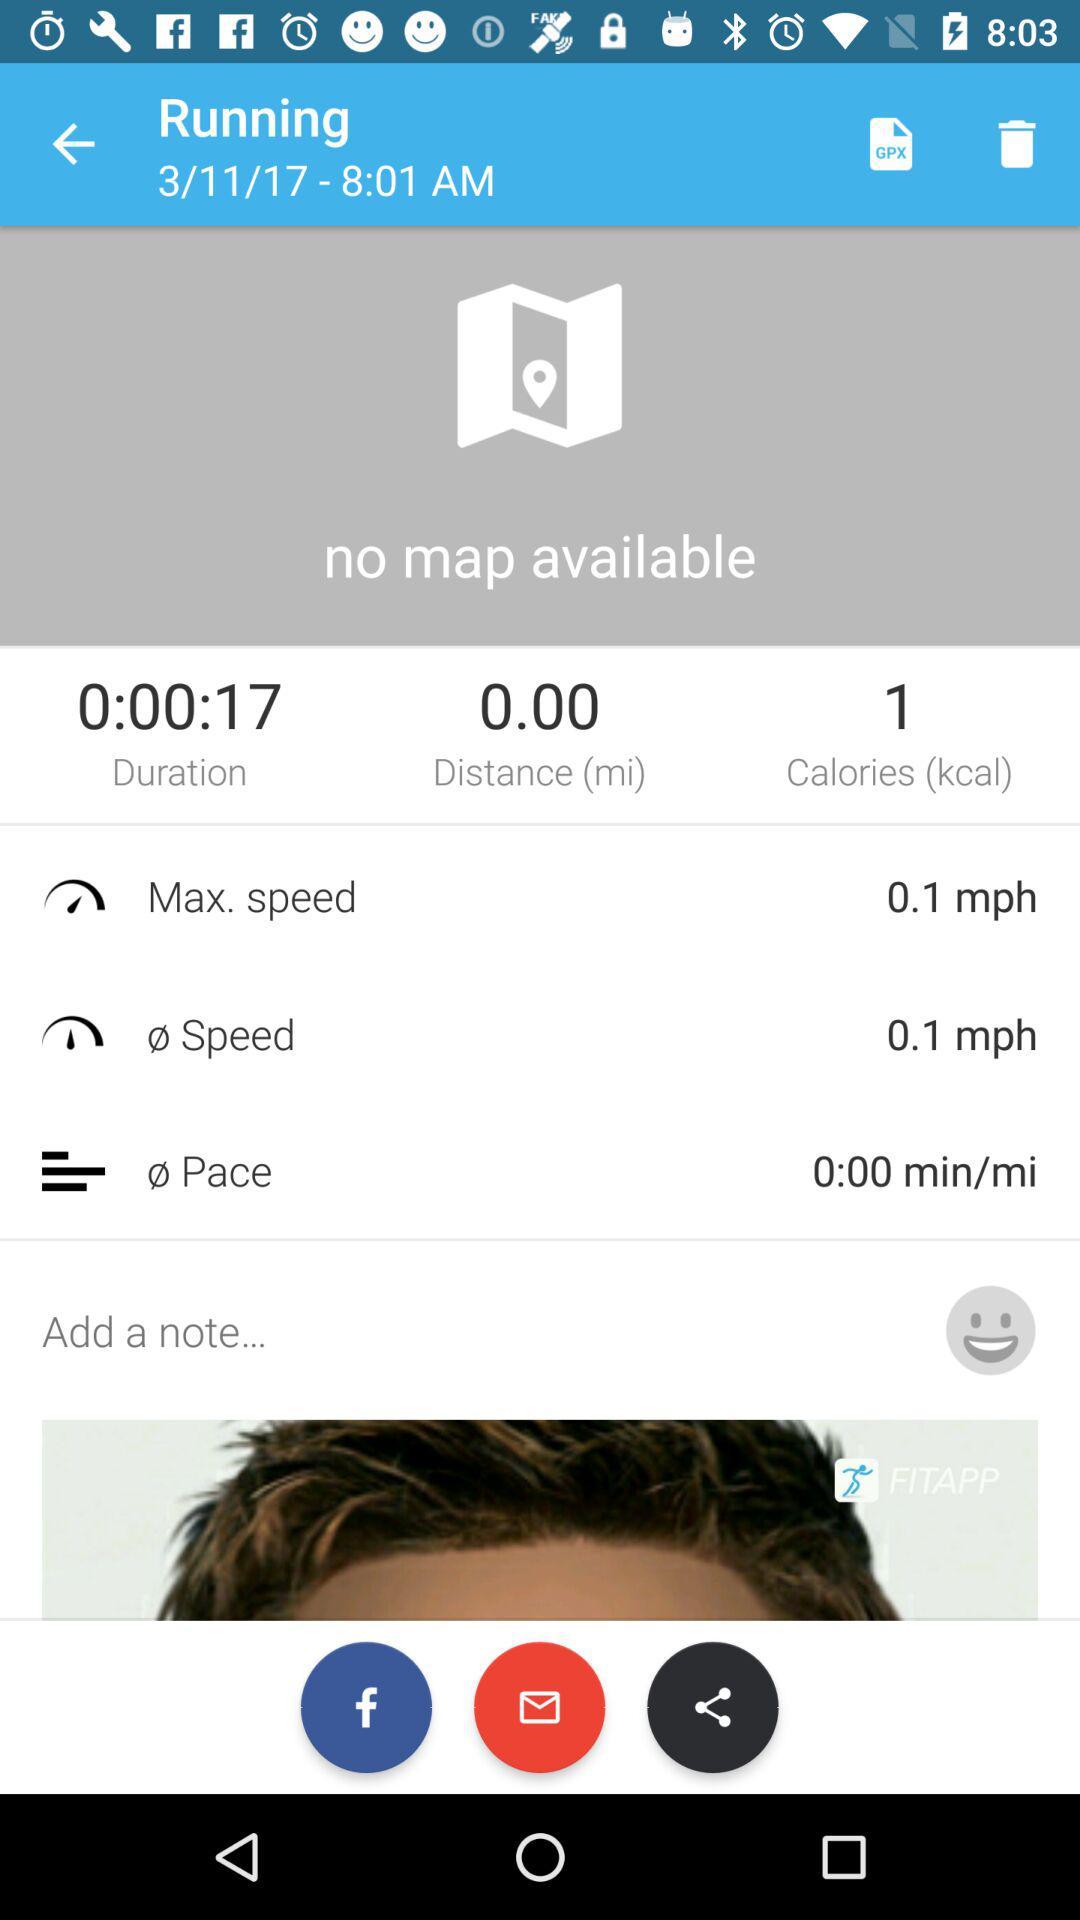 The image size is (1080, 1920). I want to click on the share icon, so click(711, 1706).